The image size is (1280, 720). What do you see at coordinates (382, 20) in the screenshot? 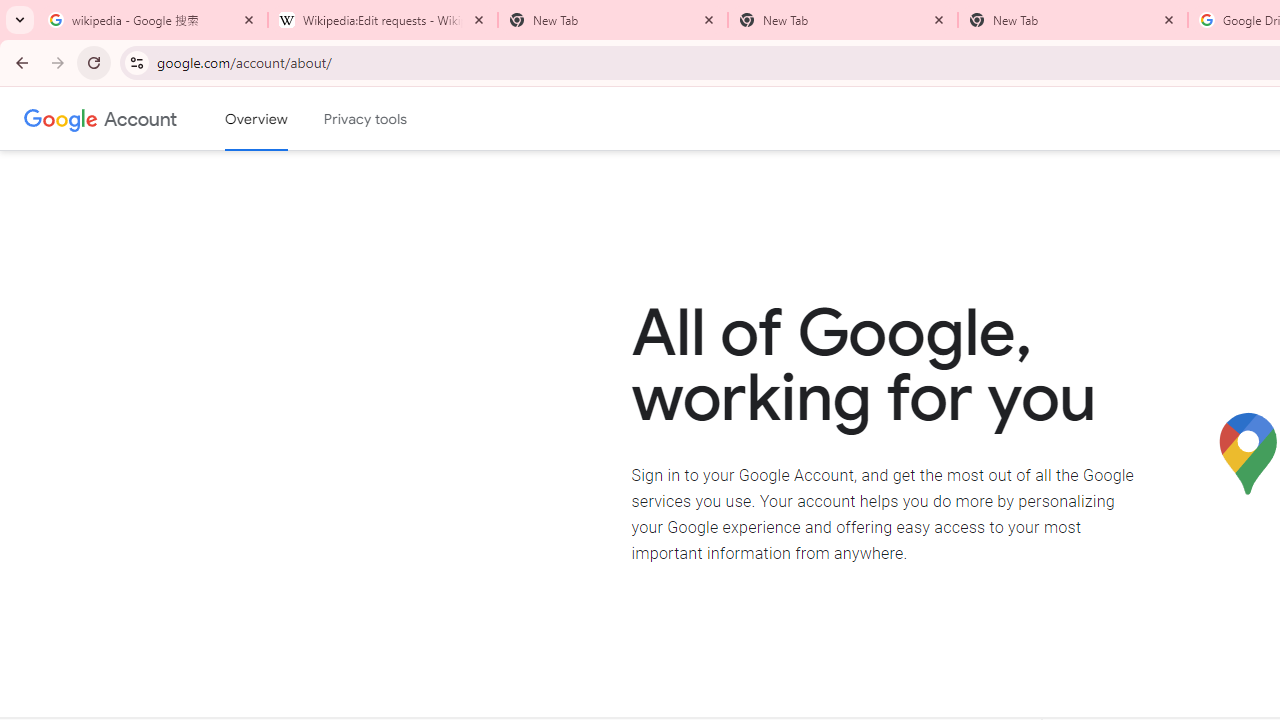
I see `'Wikipedia:Edit requests - Wikipedia'` at bounding box center [382, 20].